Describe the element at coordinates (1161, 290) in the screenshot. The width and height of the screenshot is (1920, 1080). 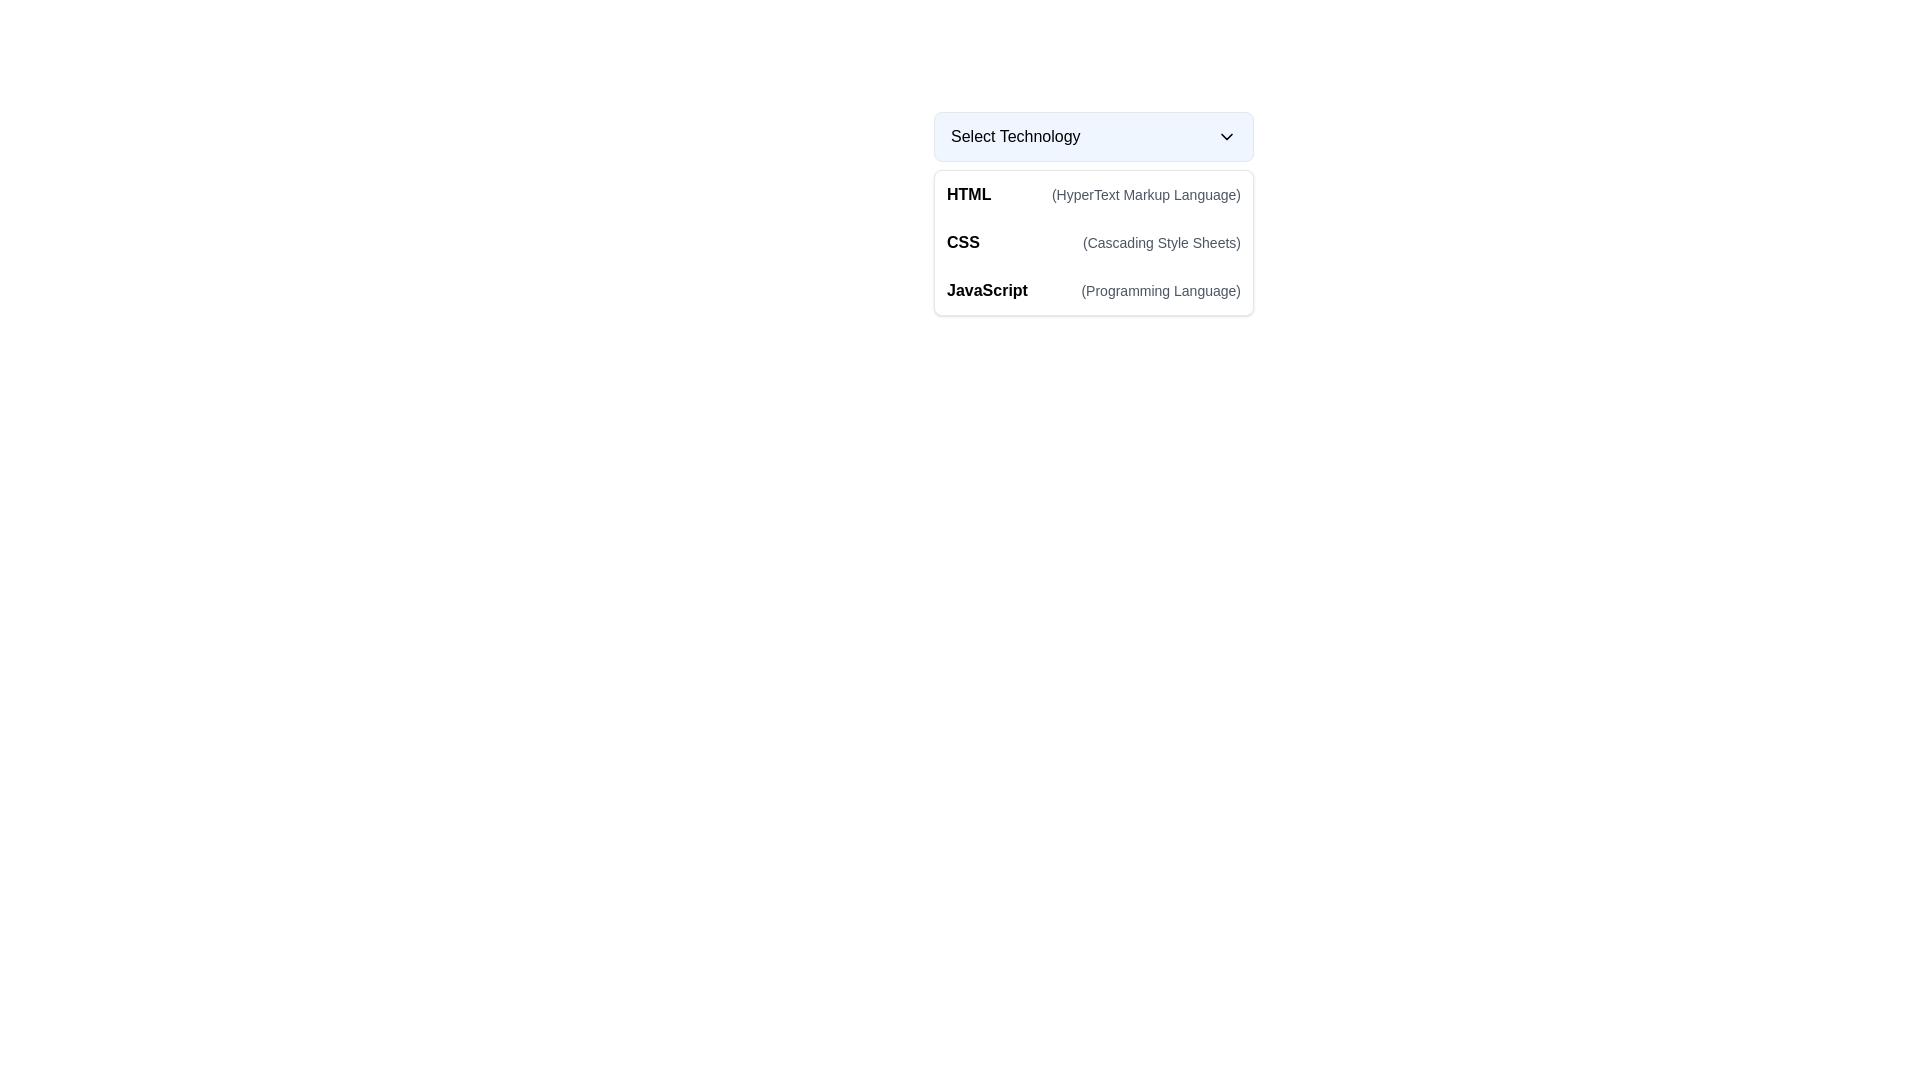
I see `the descriptive text label that explains 'JavaScript' as a programming language, located within the dropdown menu, positioned to the right and slightly lower than the bold 'JavaScript' label` at that location.